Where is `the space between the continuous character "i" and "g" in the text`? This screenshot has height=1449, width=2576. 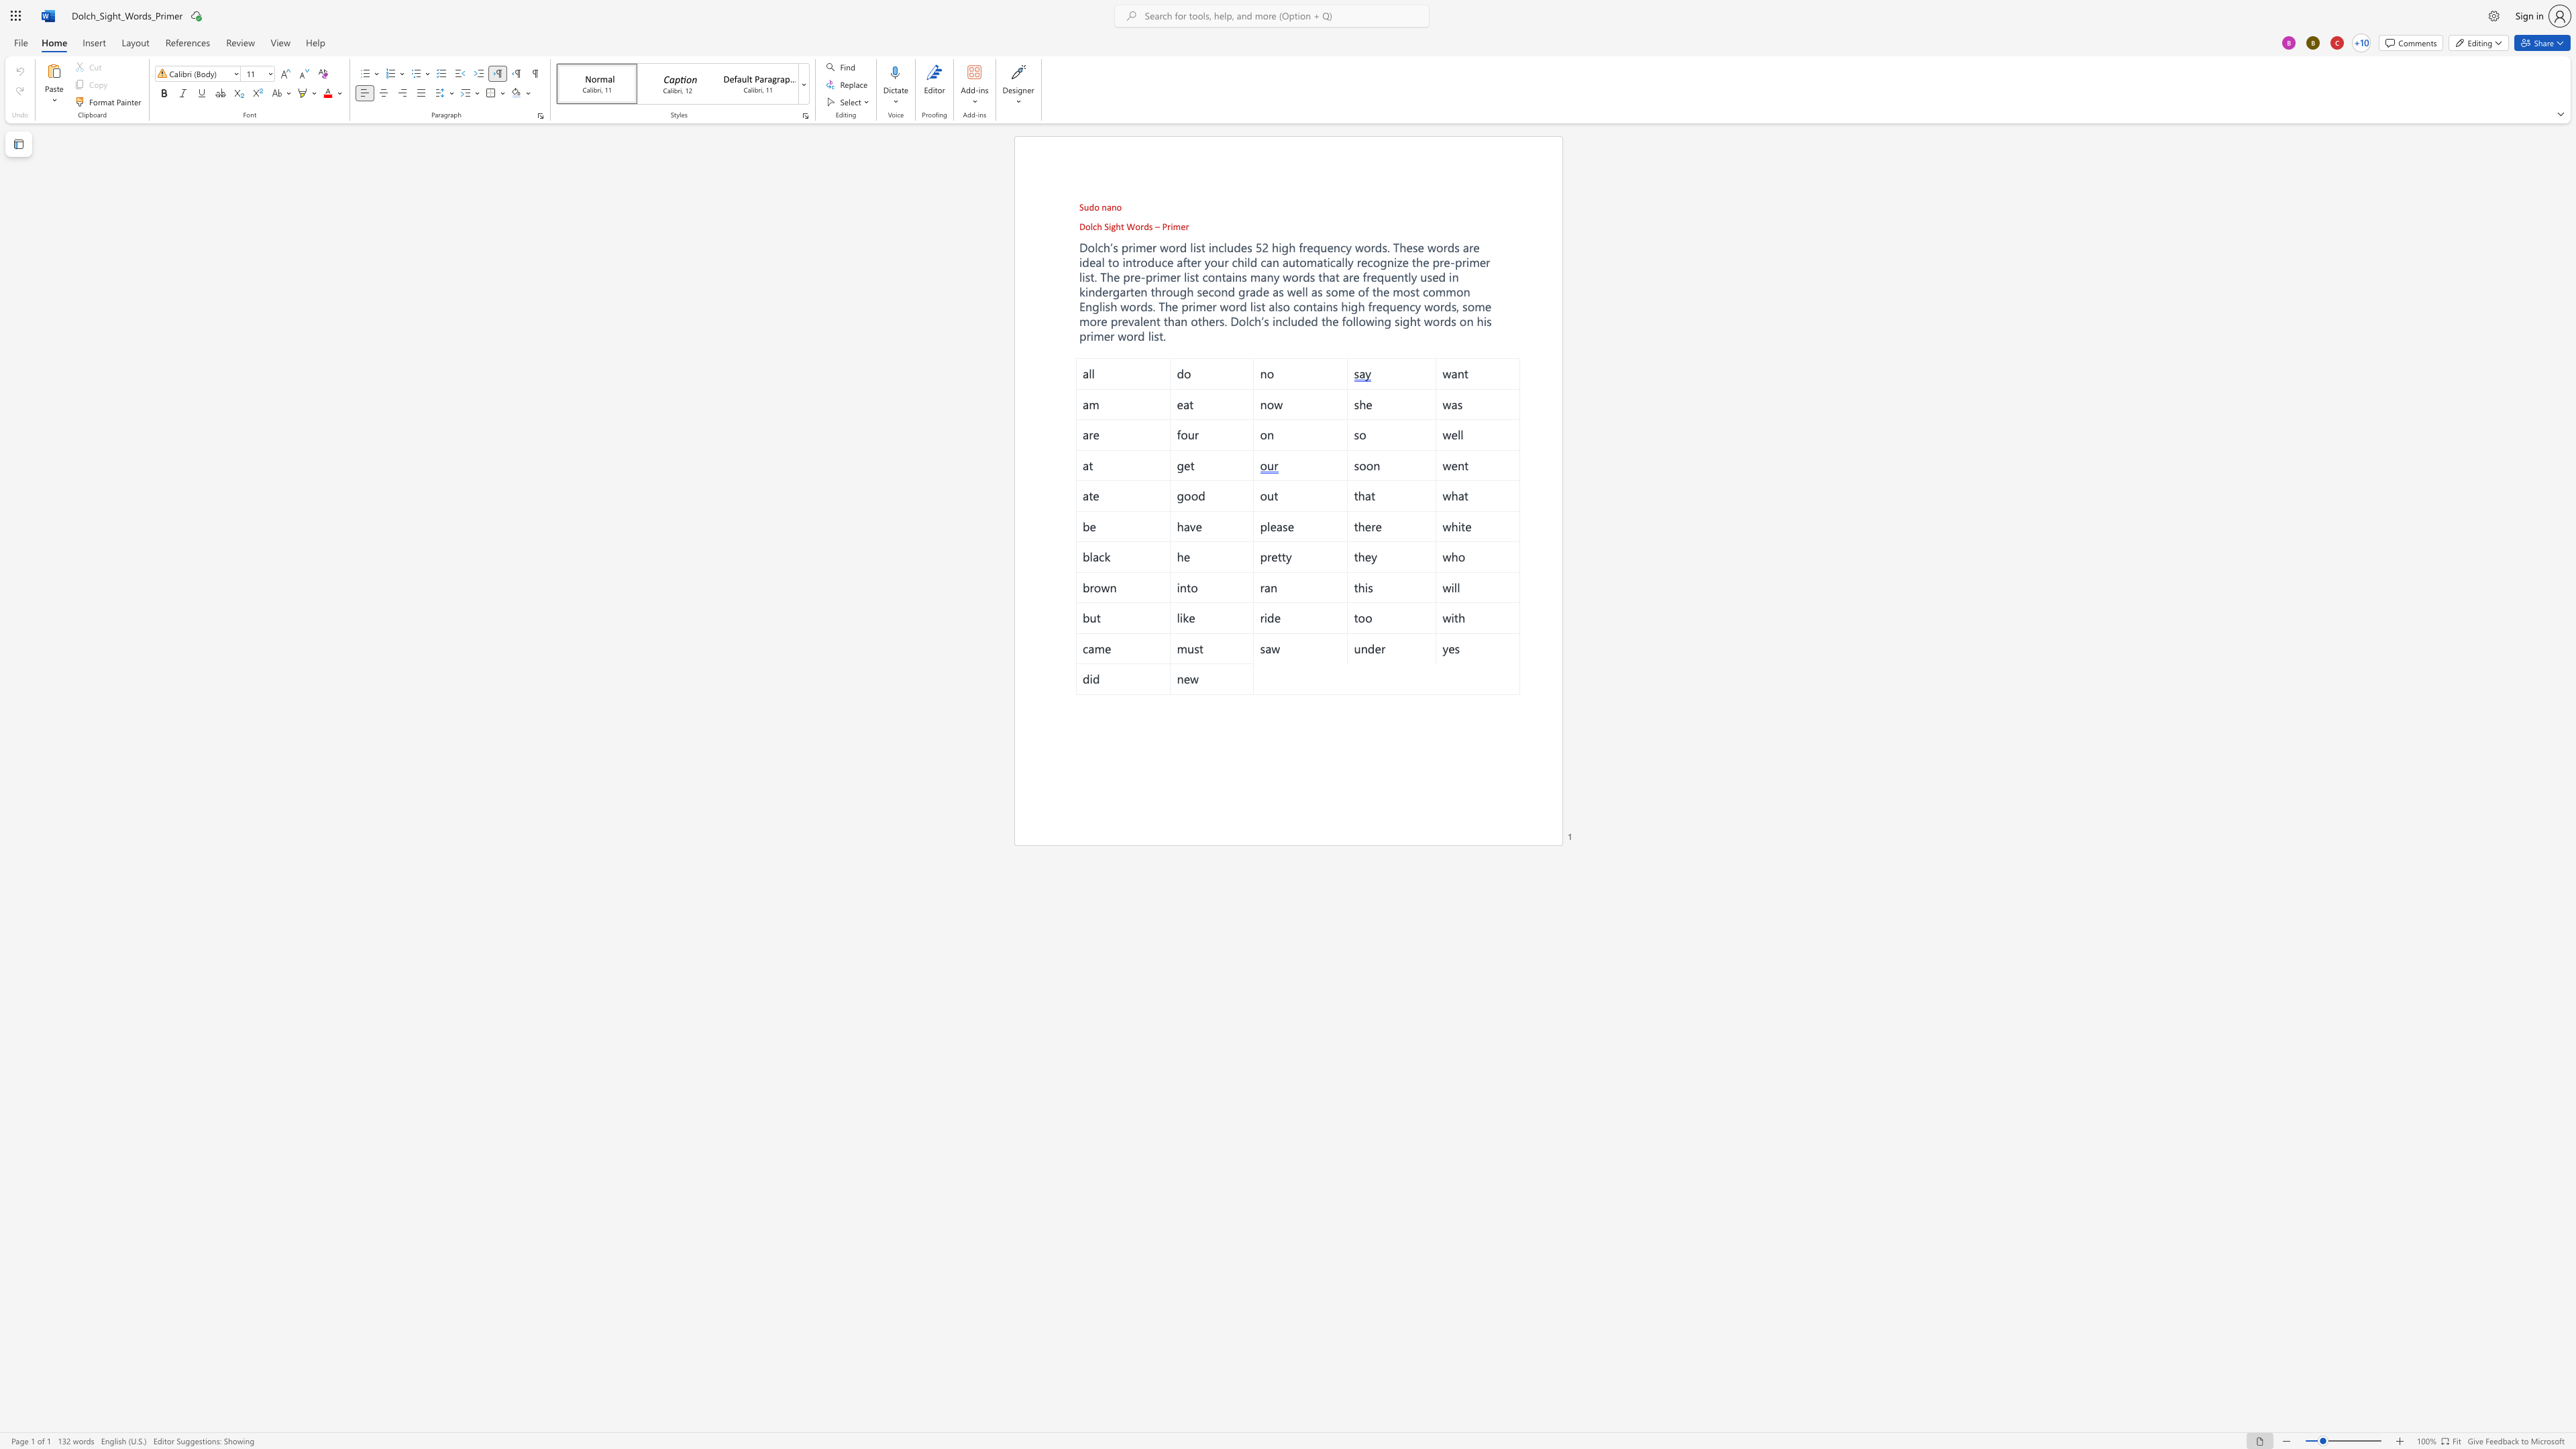 the space between the continuous character "i" and "g" in the text is located at coordinates (1111, 226).